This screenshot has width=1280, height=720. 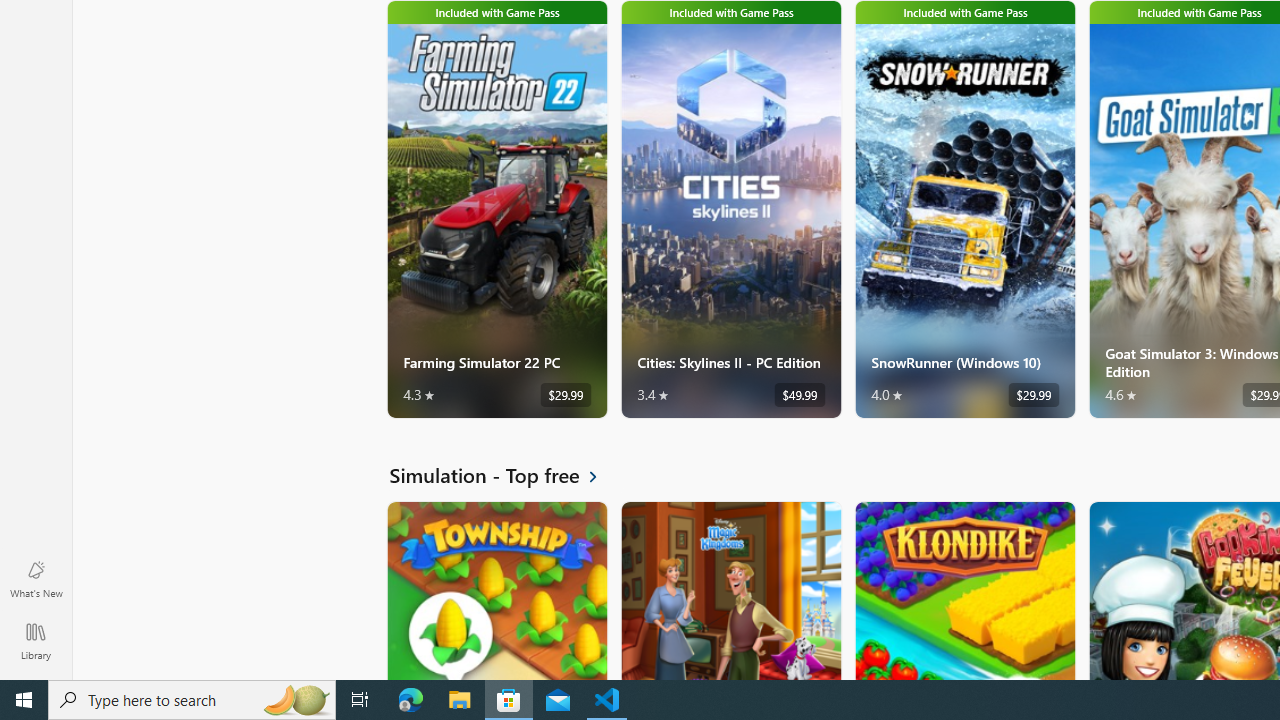 I want to click on 'What', so click(x=35, y=578).